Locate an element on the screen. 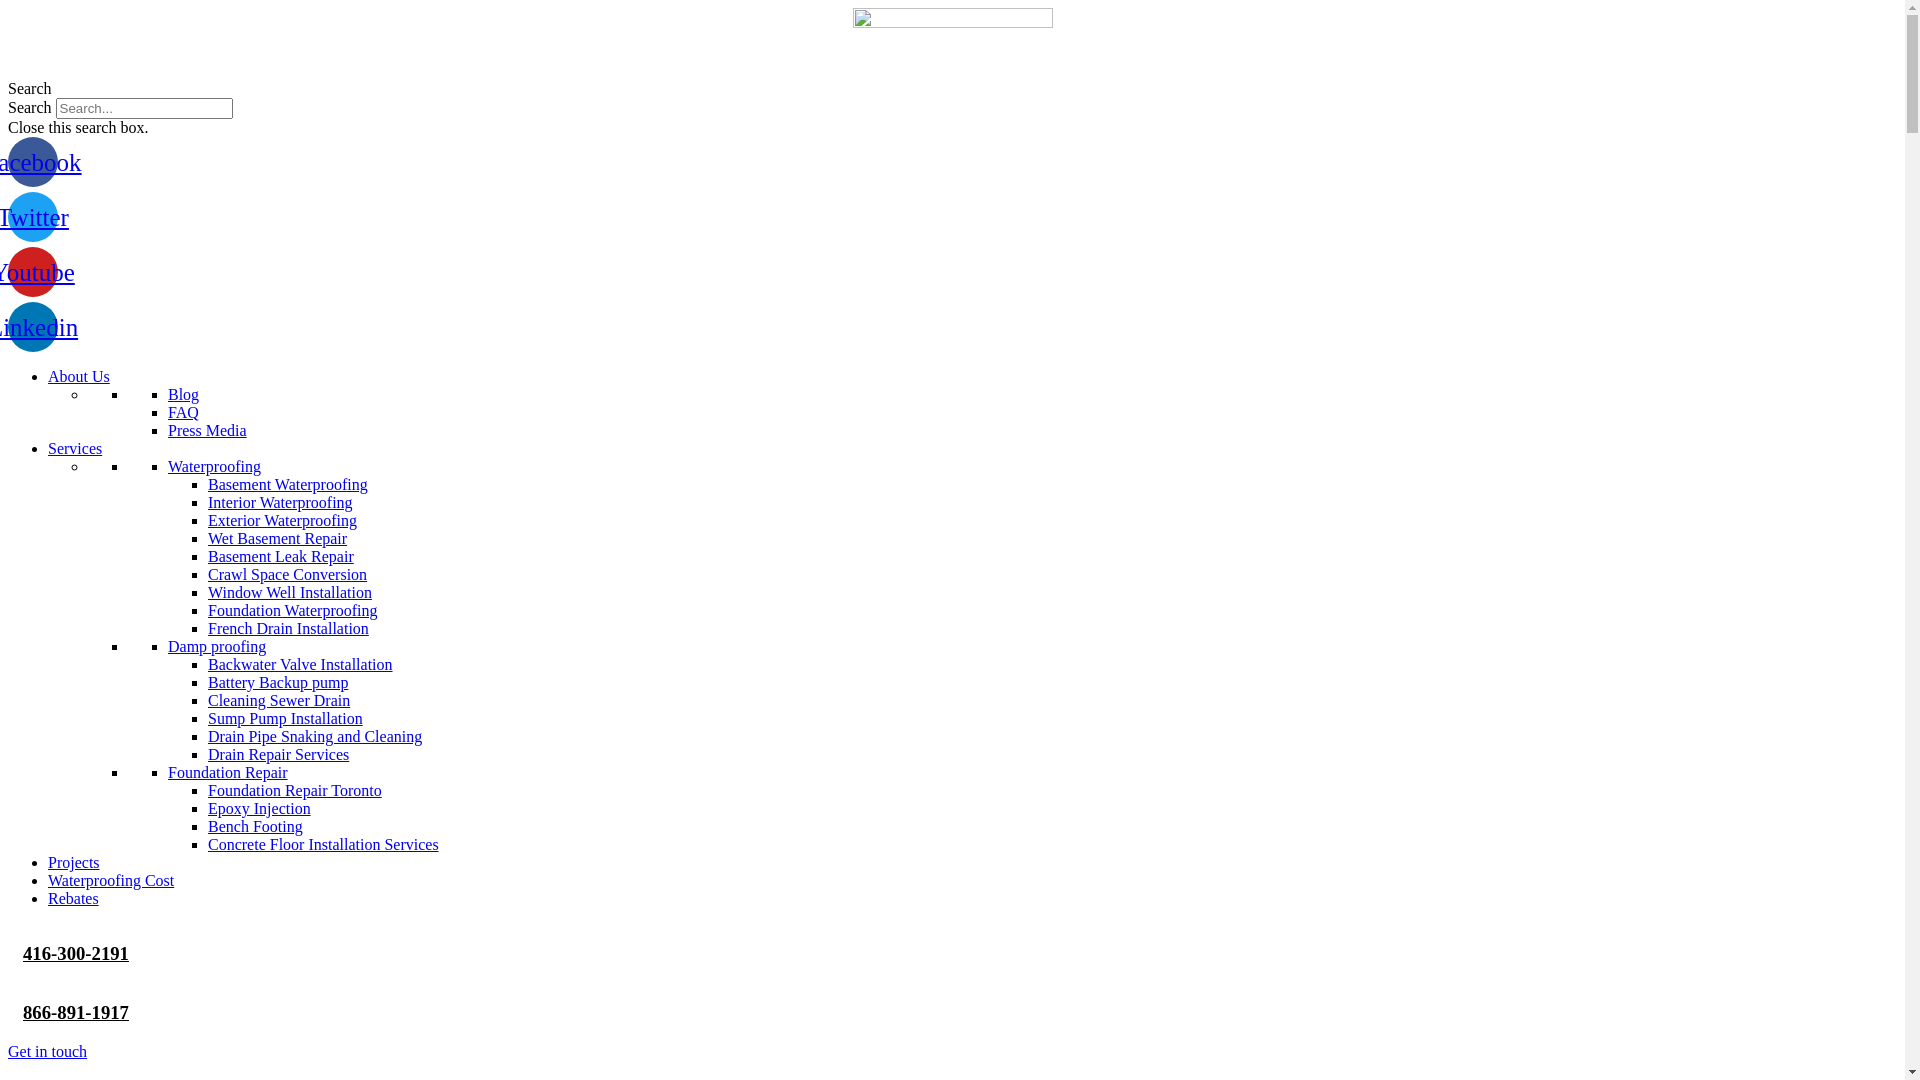 The height and width of the screenshot is (1080, 1920). 'Linkedin' is located at coordinates (8, 326).